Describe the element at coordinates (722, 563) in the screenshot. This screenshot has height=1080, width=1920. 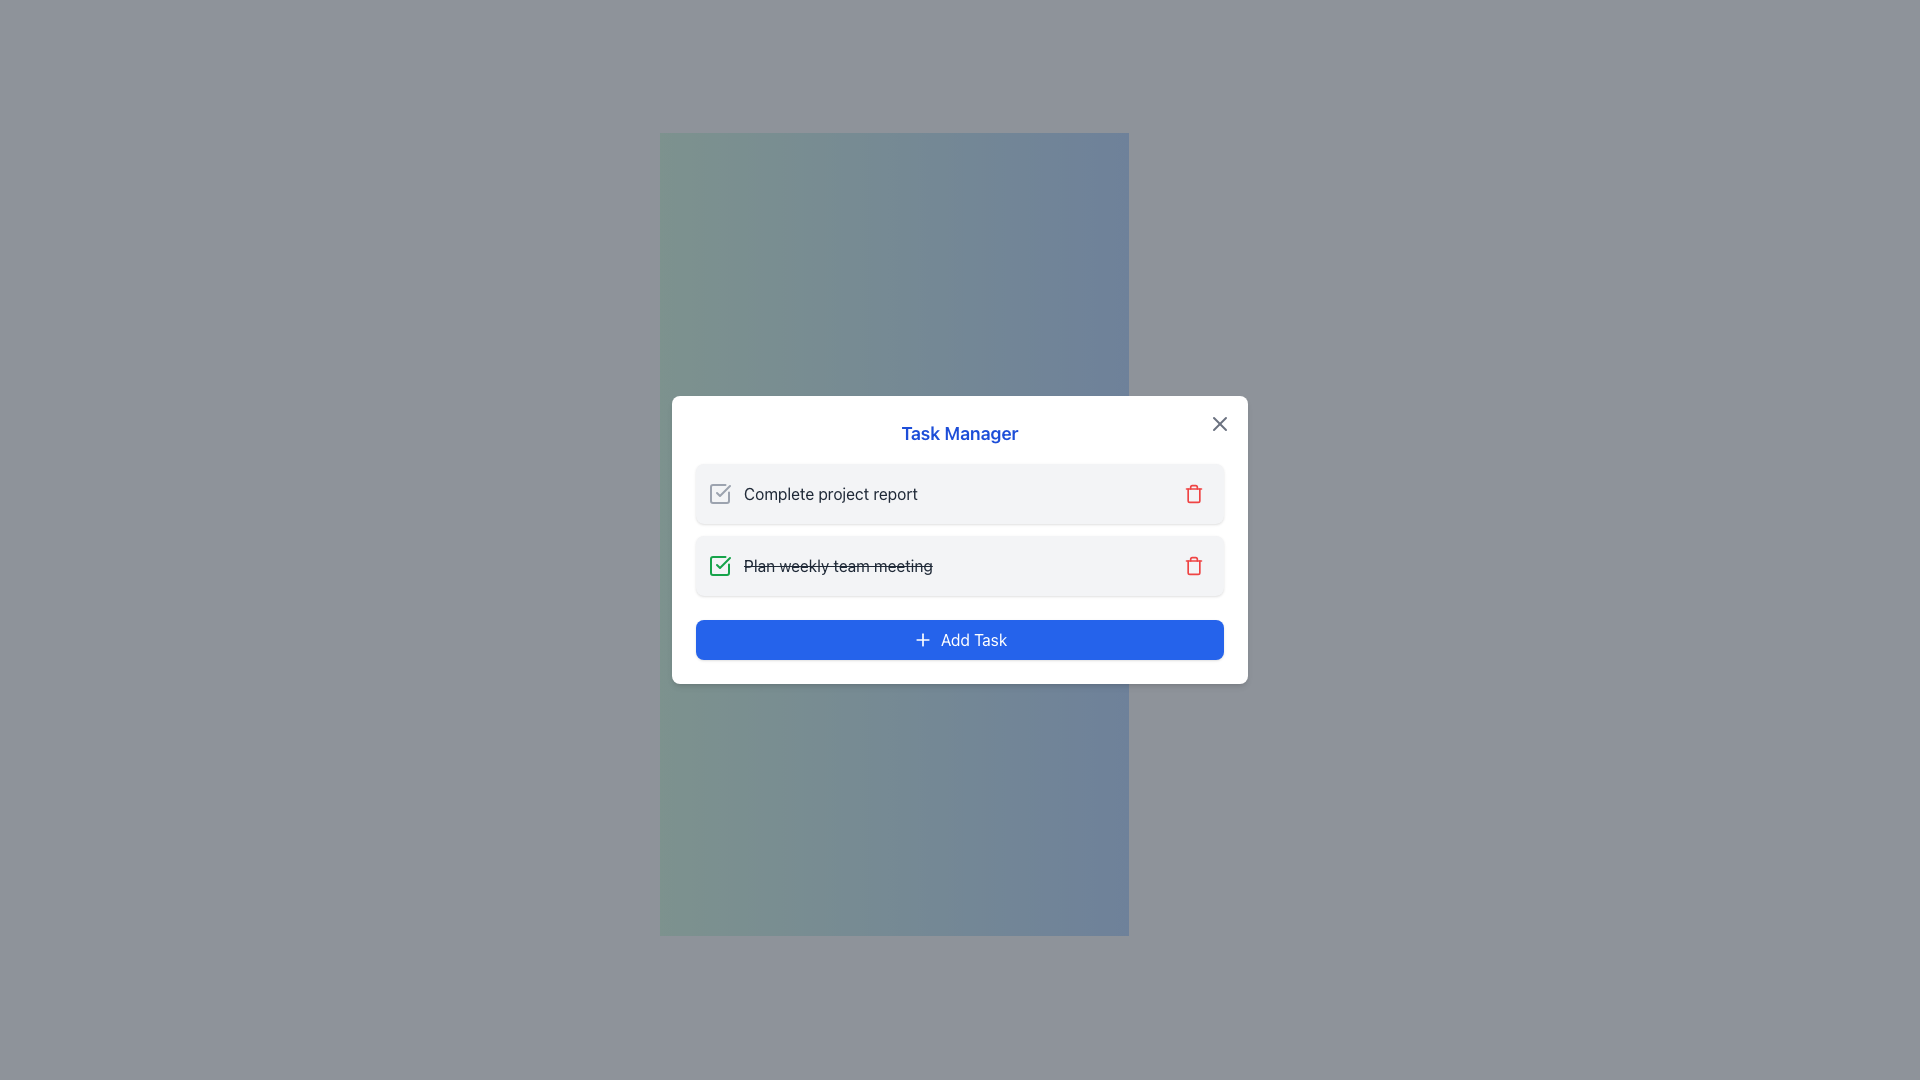
I see `checkmark vector graphic indicating completion for the task 'Plan weekly team meeting'` at that location.